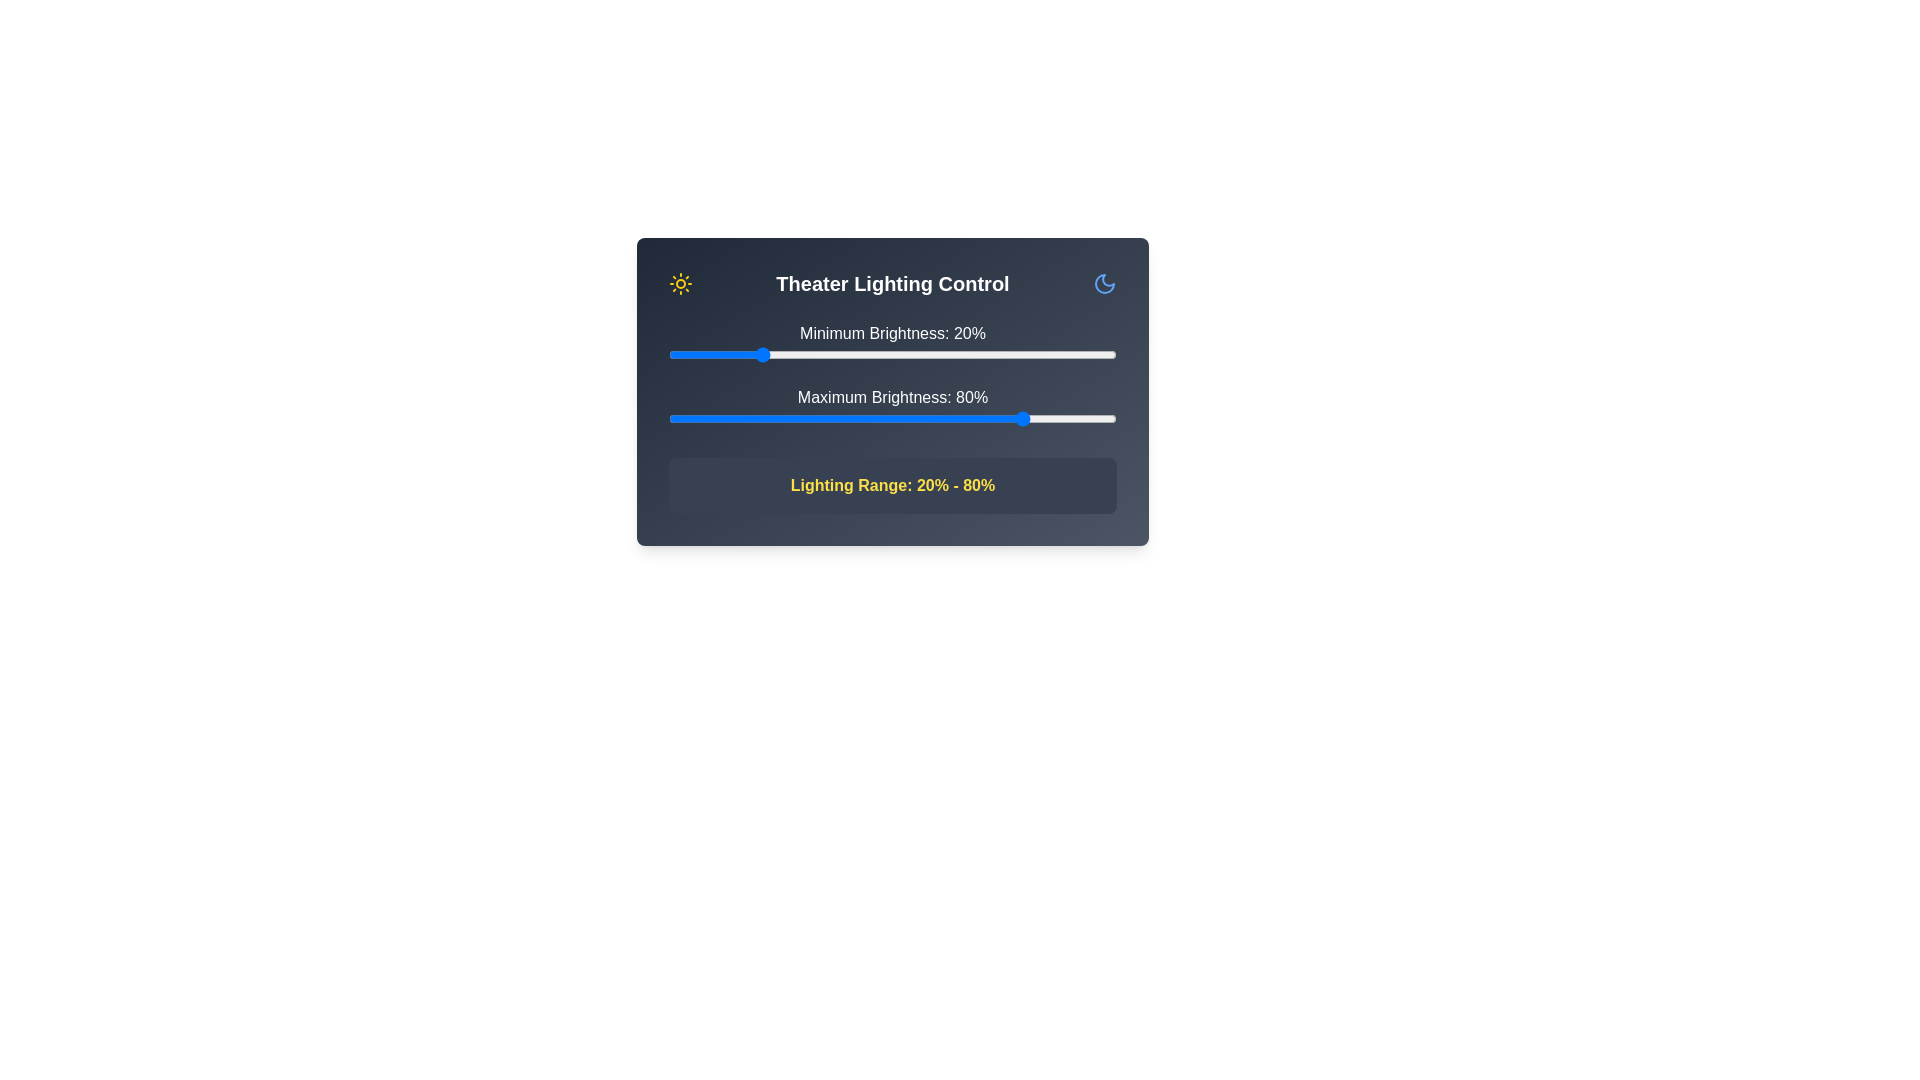 Image resolution: width=1920 pixels, height=1080 pixels. What do you see at coordinates (803, 353) in the screenshot?
I see `the minimum brightness to 30% by interacting with the slider` at bounding box center [803, 353].